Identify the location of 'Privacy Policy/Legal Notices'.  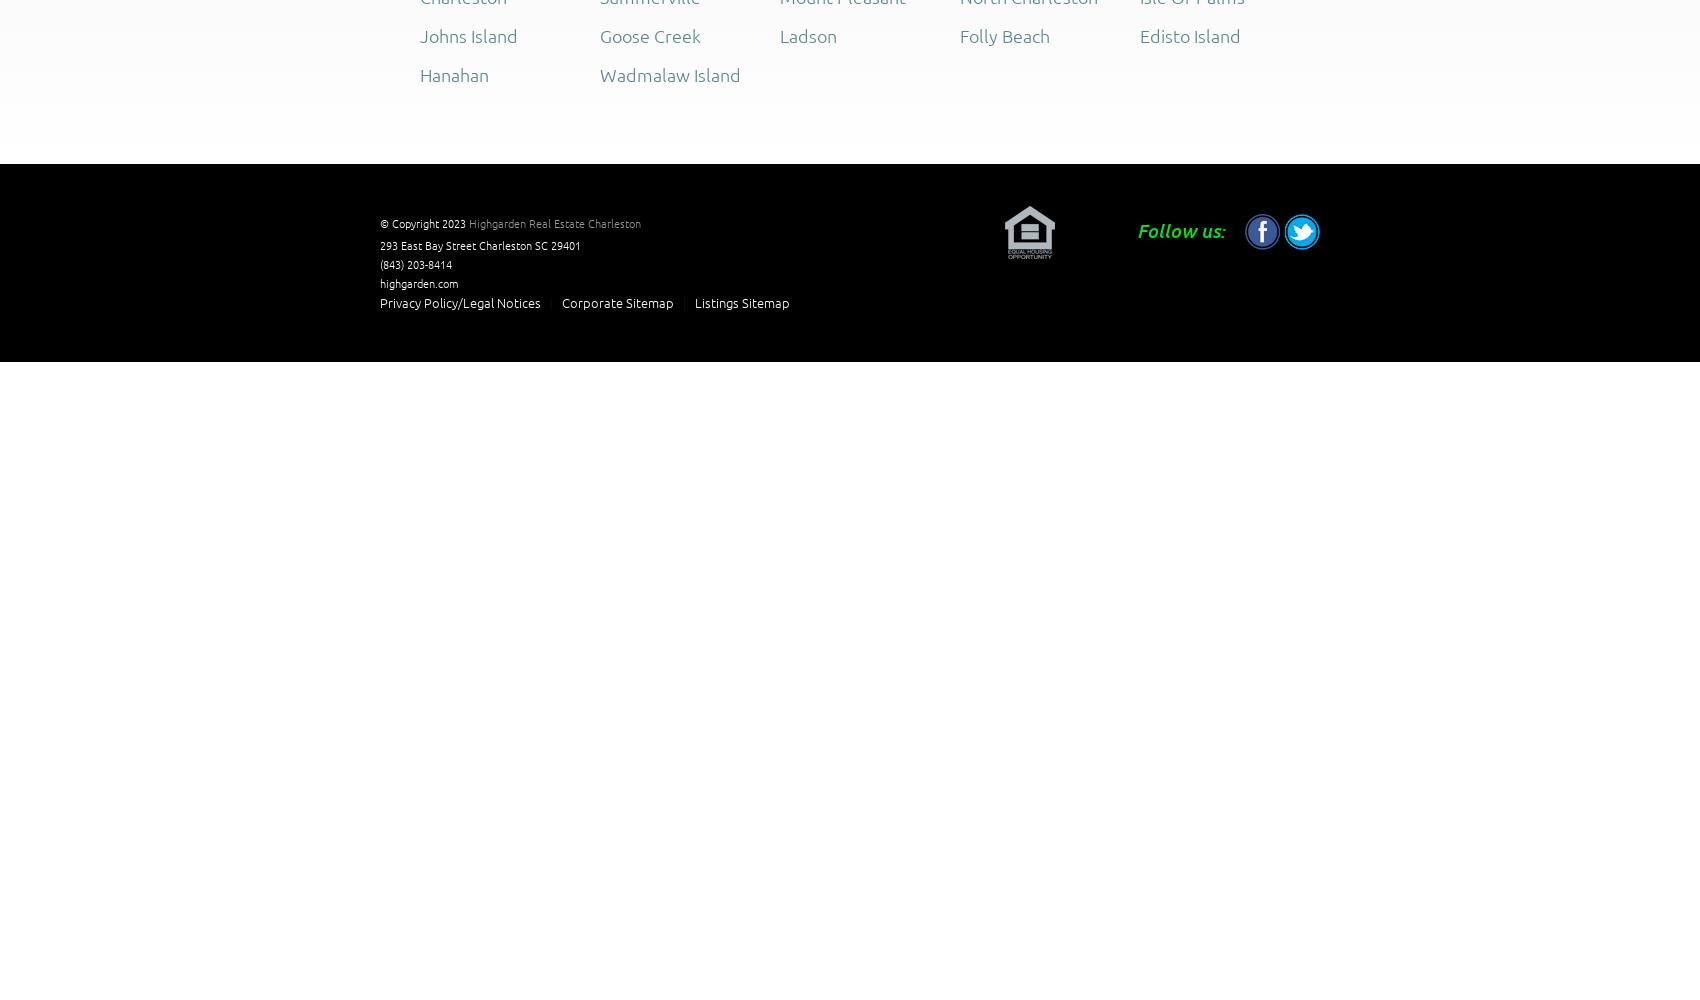
(378, 302).